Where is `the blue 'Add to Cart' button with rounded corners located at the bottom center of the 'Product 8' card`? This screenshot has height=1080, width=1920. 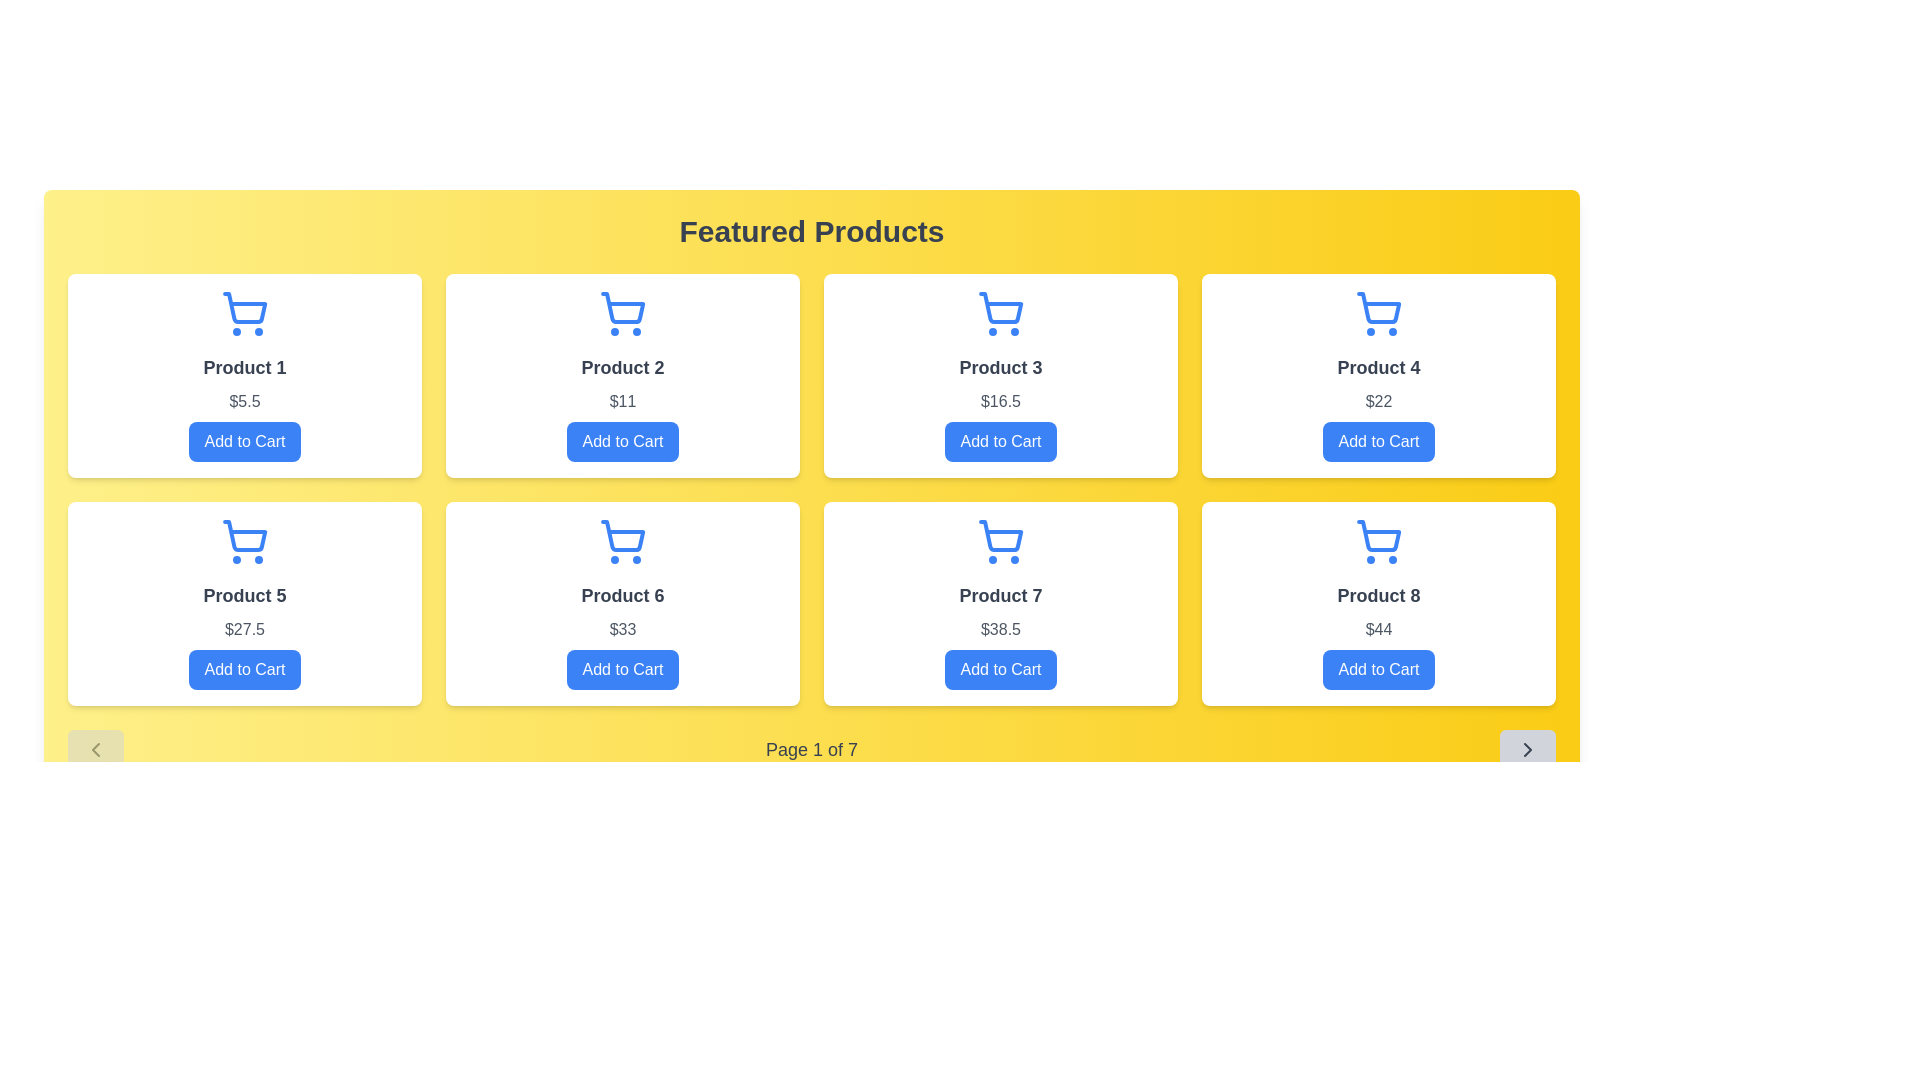
the blue 'Add to Cart' button with rounded corners located at the bottom center of the 'Product 8' card is located at coordinates (1377, 670).